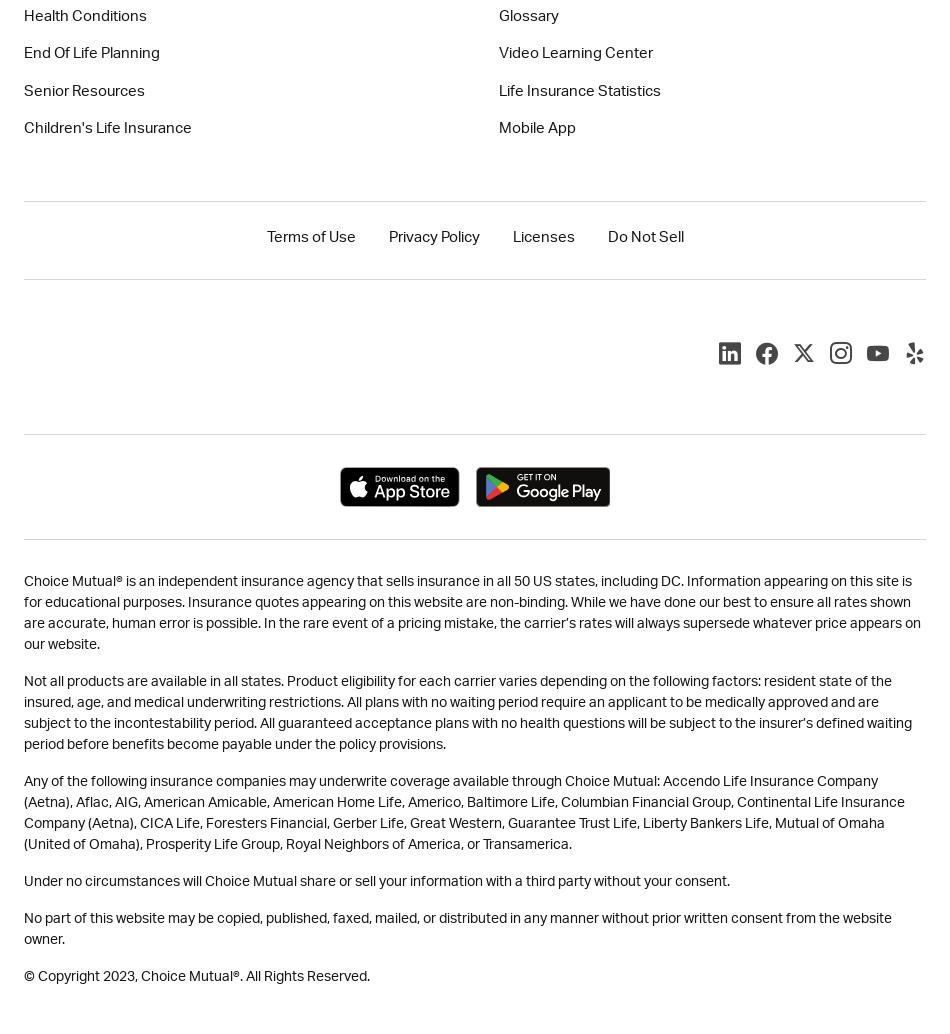 The image size is (950, 1034). Describe the element at coordinates (84, 90) in the screenshot. I see `'Senior Resources'` at that location.